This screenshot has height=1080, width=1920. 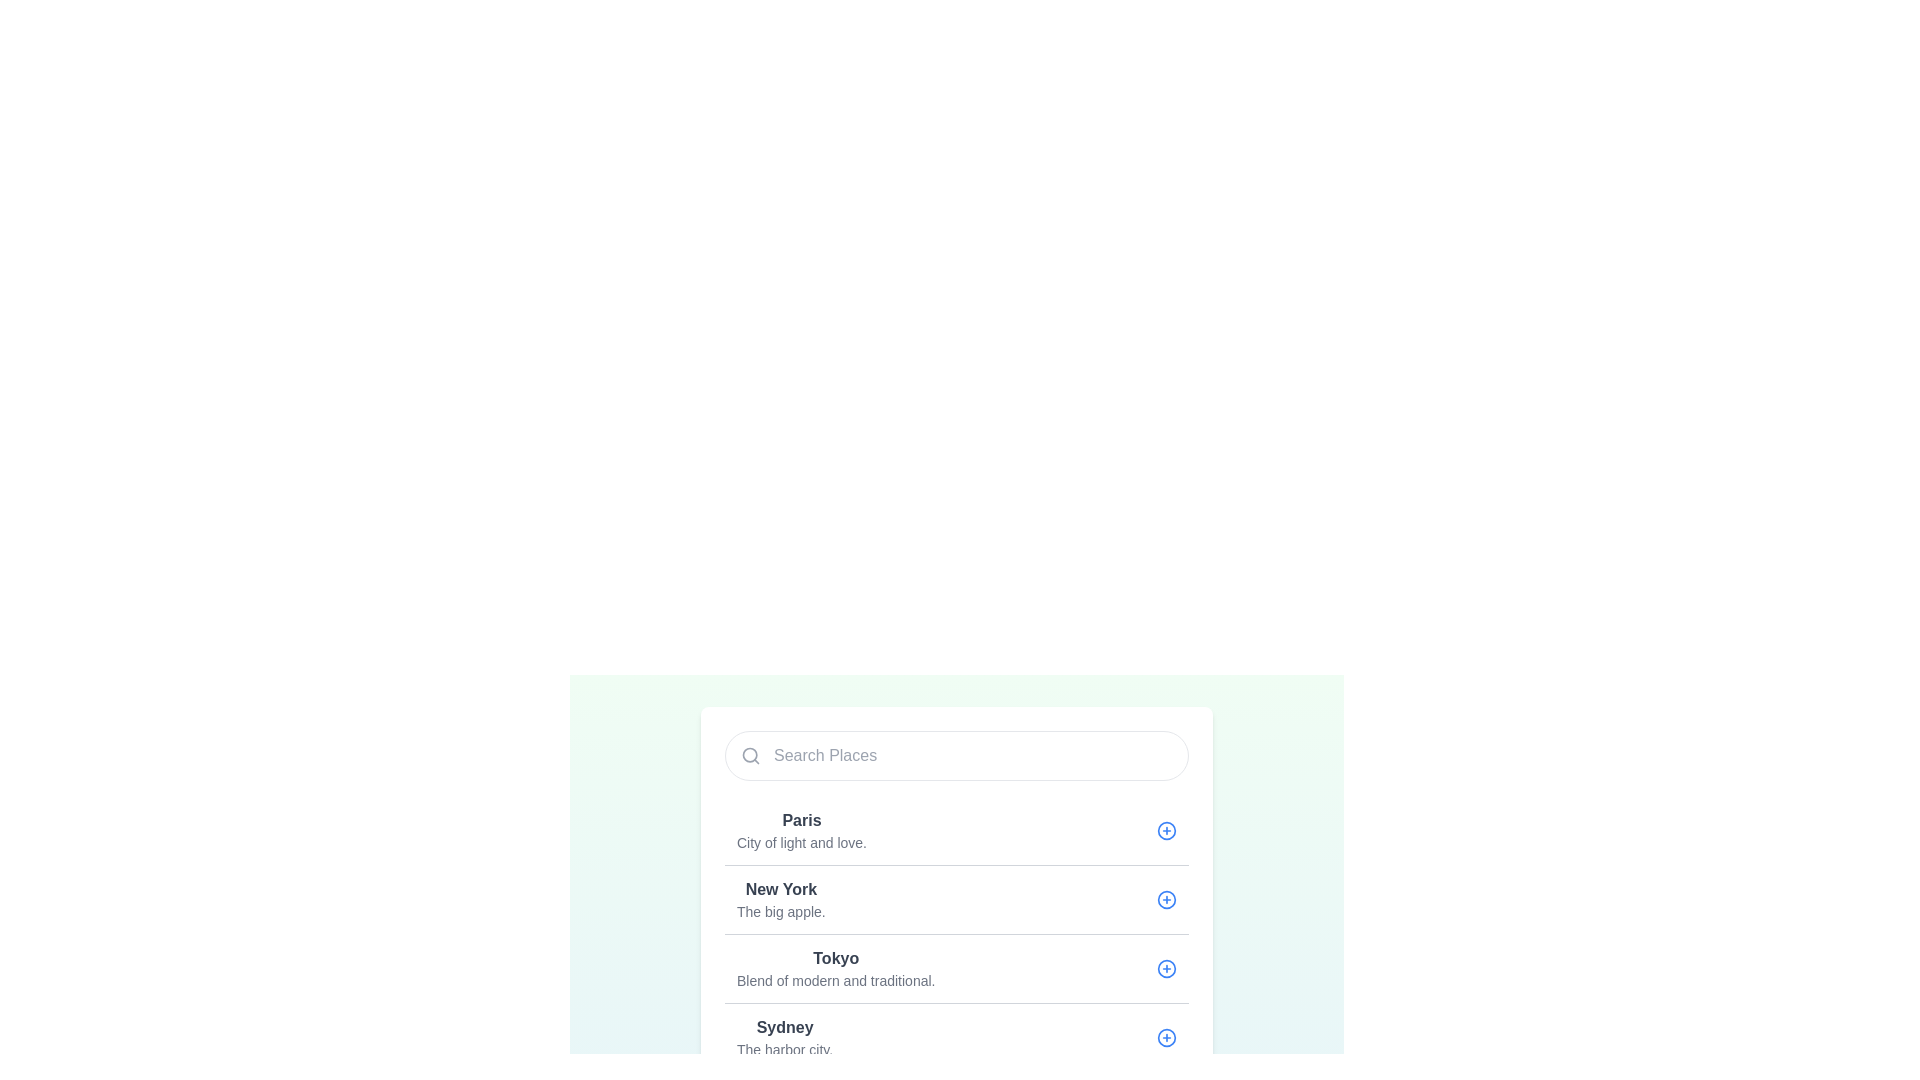 What do you see at coordinates (1166, 830) in the screenshot?
I see `the circular shape within the SVG icon located to the right of the list item text 'Paris'` at bounding box center [1166, 830].